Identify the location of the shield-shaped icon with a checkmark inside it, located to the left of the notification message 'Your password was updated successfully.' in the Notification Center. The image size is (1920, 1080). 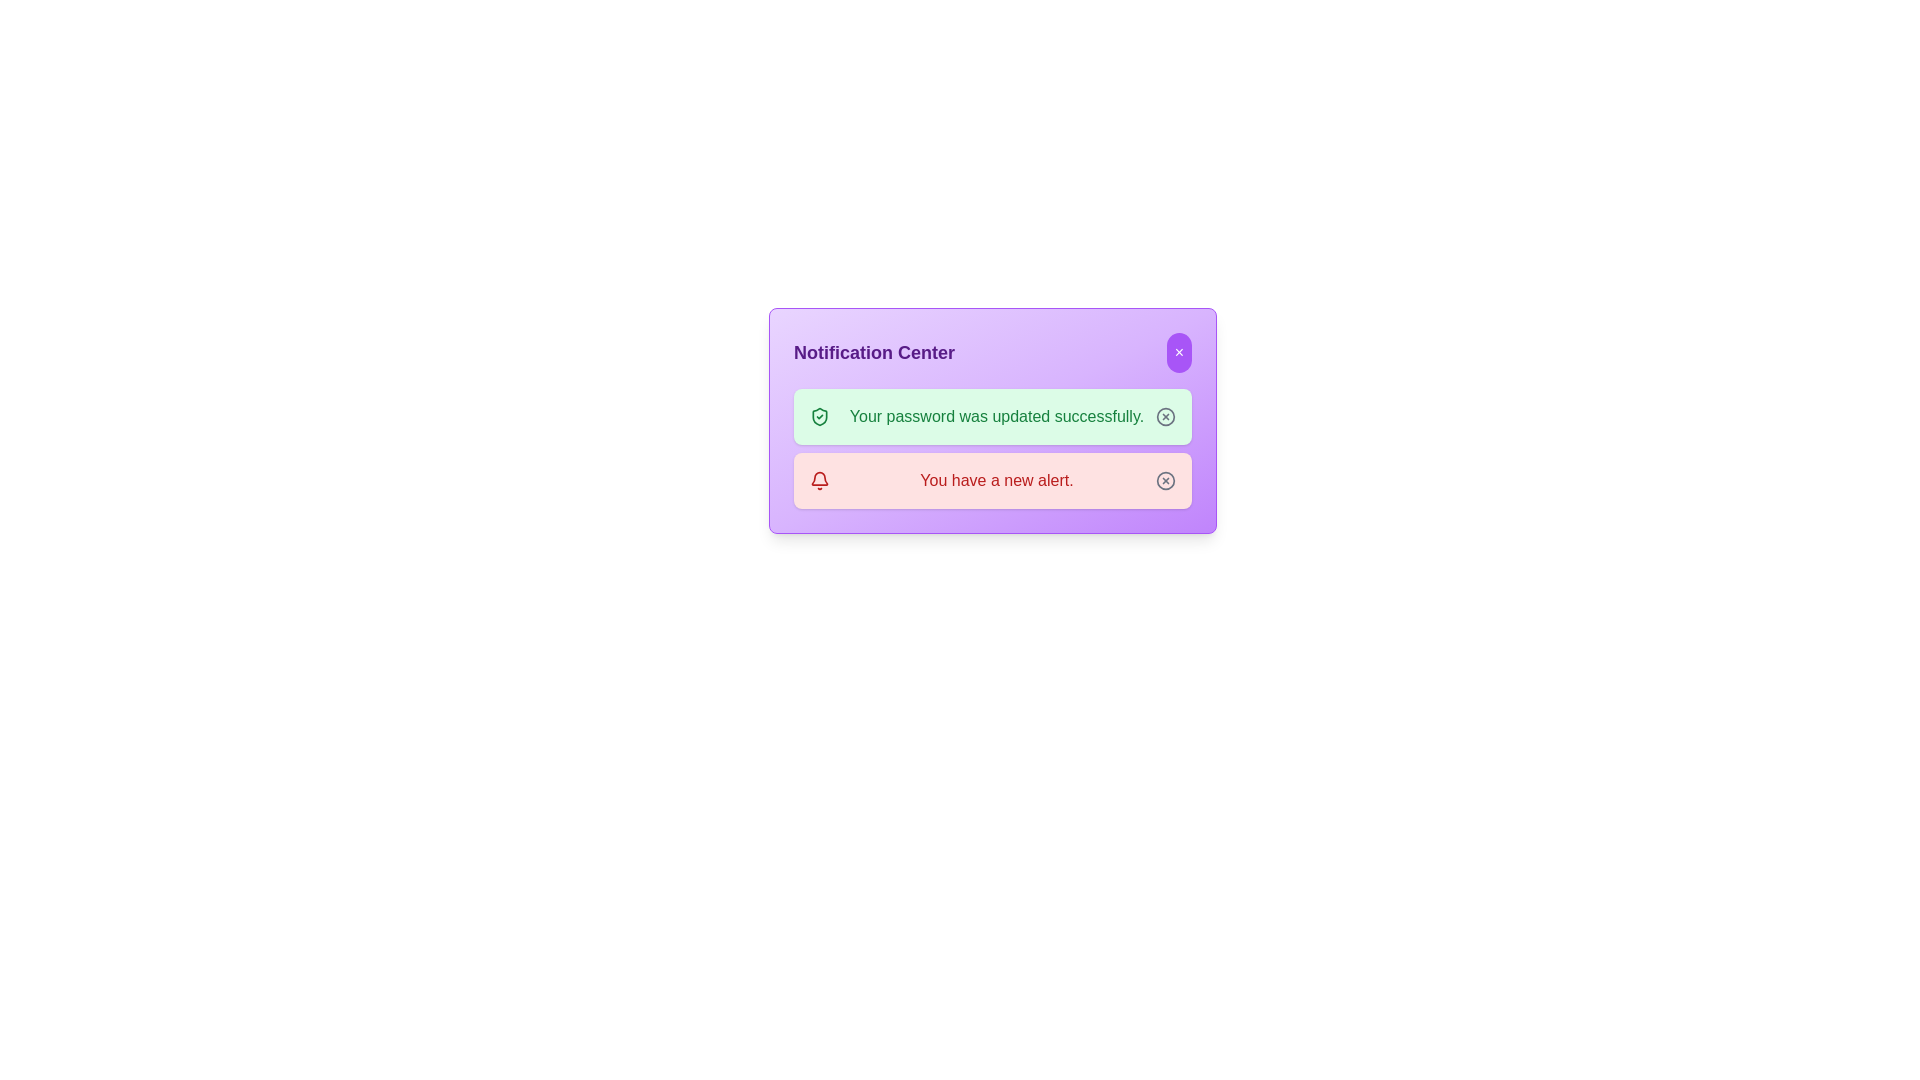
(820, 415).